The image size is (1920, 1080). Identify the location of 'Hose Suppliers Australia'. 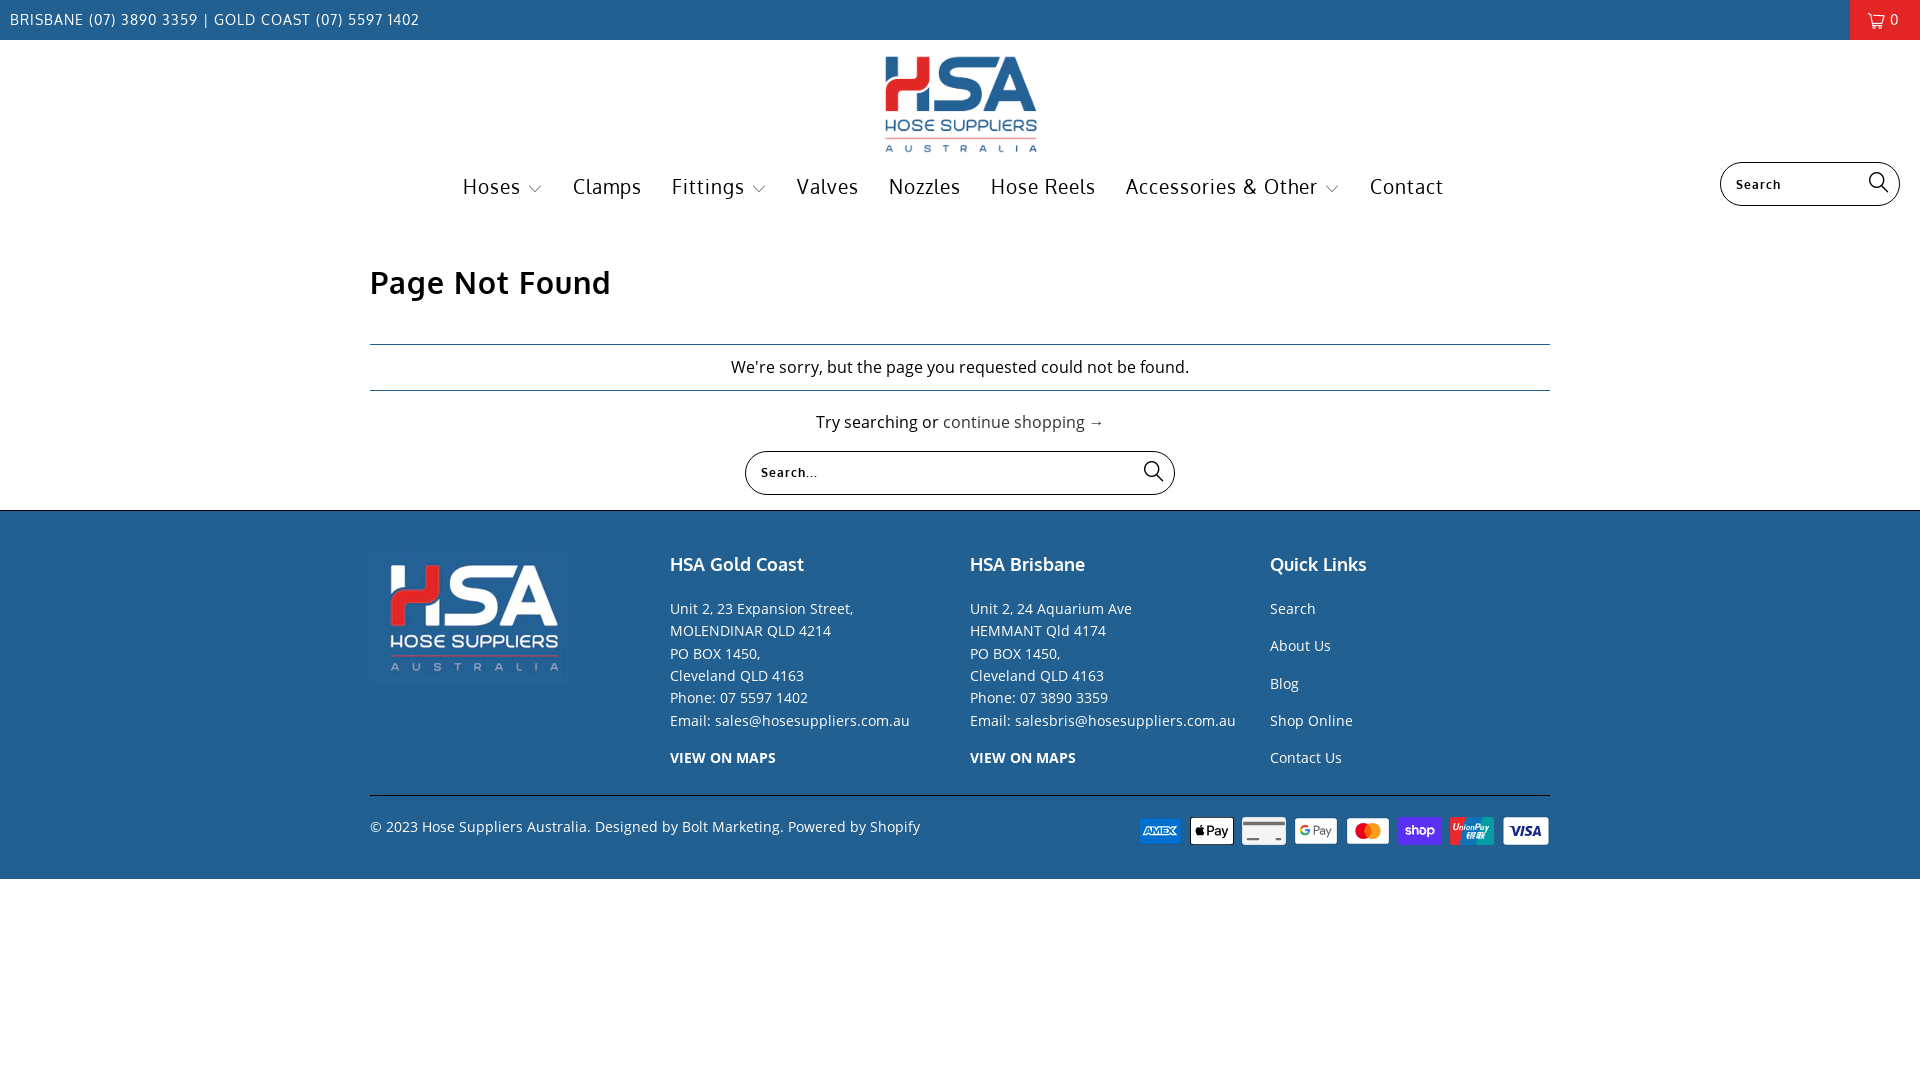
(960, 105).